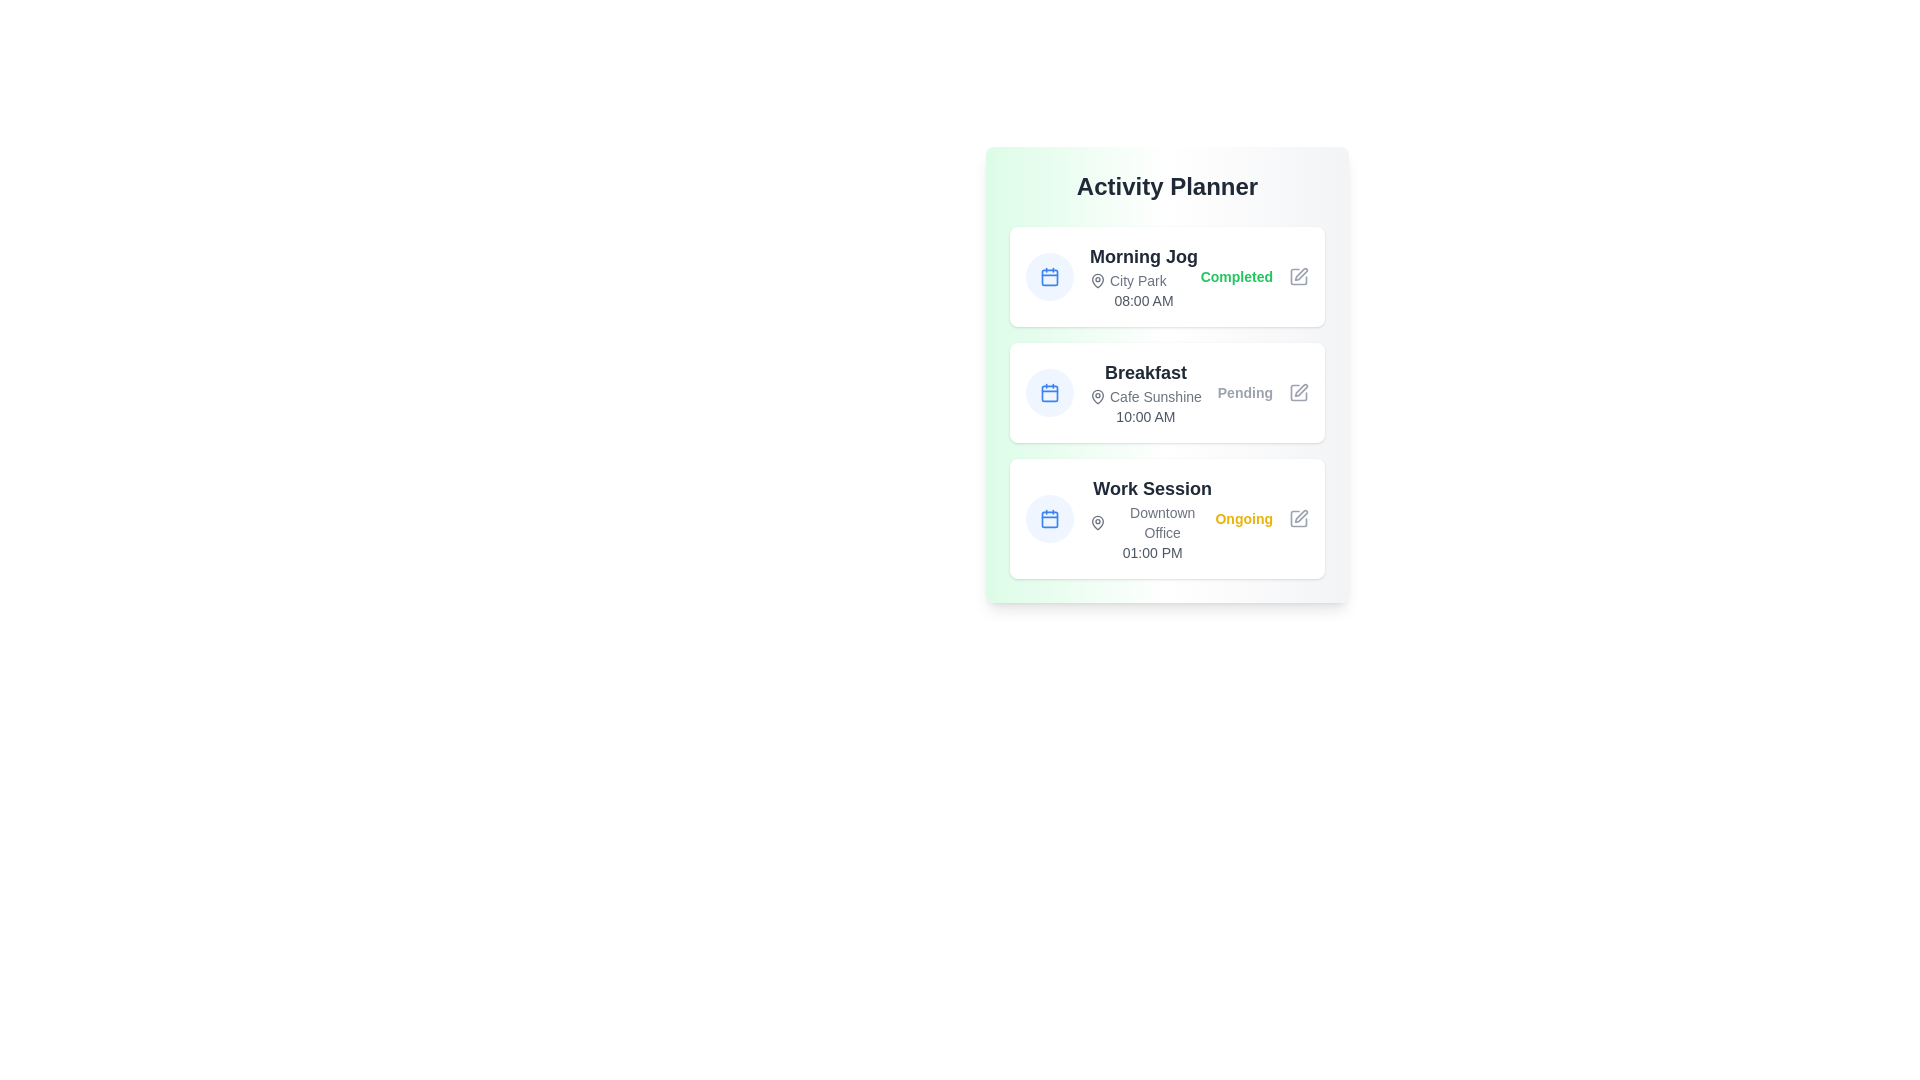 The height and width of the screenshot is (1080, 1920). I want to click on content displayed in the text indicating the starting or scheduled time for the 'Work Session' activity, positioned at the bottom of the 'Work Session' card below the 'Downtown Office' subheading, so click(1152, 552).